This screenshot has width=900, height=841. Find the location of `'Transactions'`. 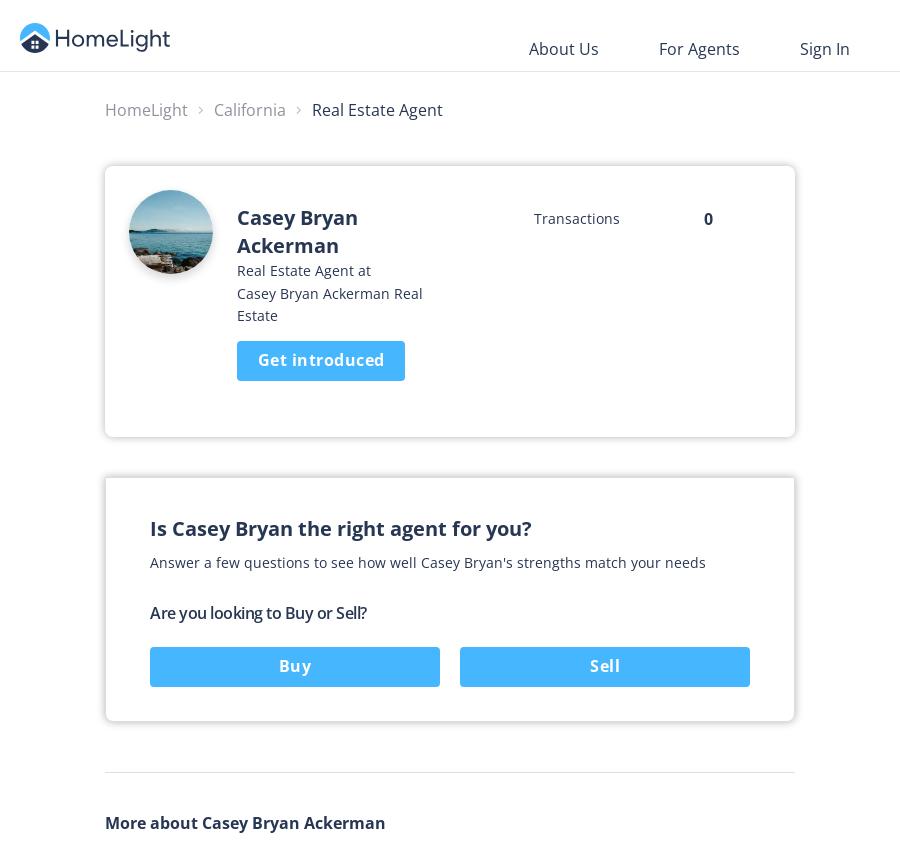

'Transactions' is located at coordinates (576, 217).